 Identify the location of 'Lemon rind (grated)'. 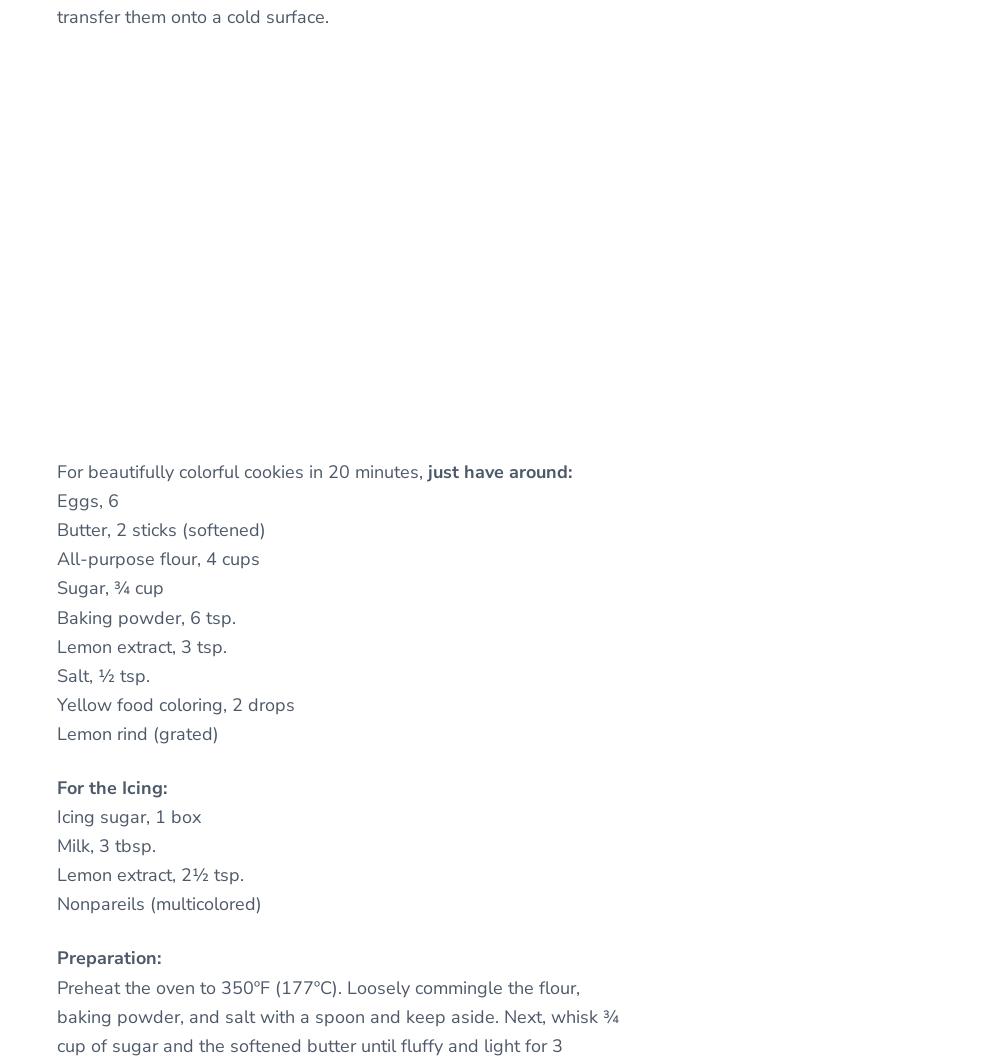
(137, 733).